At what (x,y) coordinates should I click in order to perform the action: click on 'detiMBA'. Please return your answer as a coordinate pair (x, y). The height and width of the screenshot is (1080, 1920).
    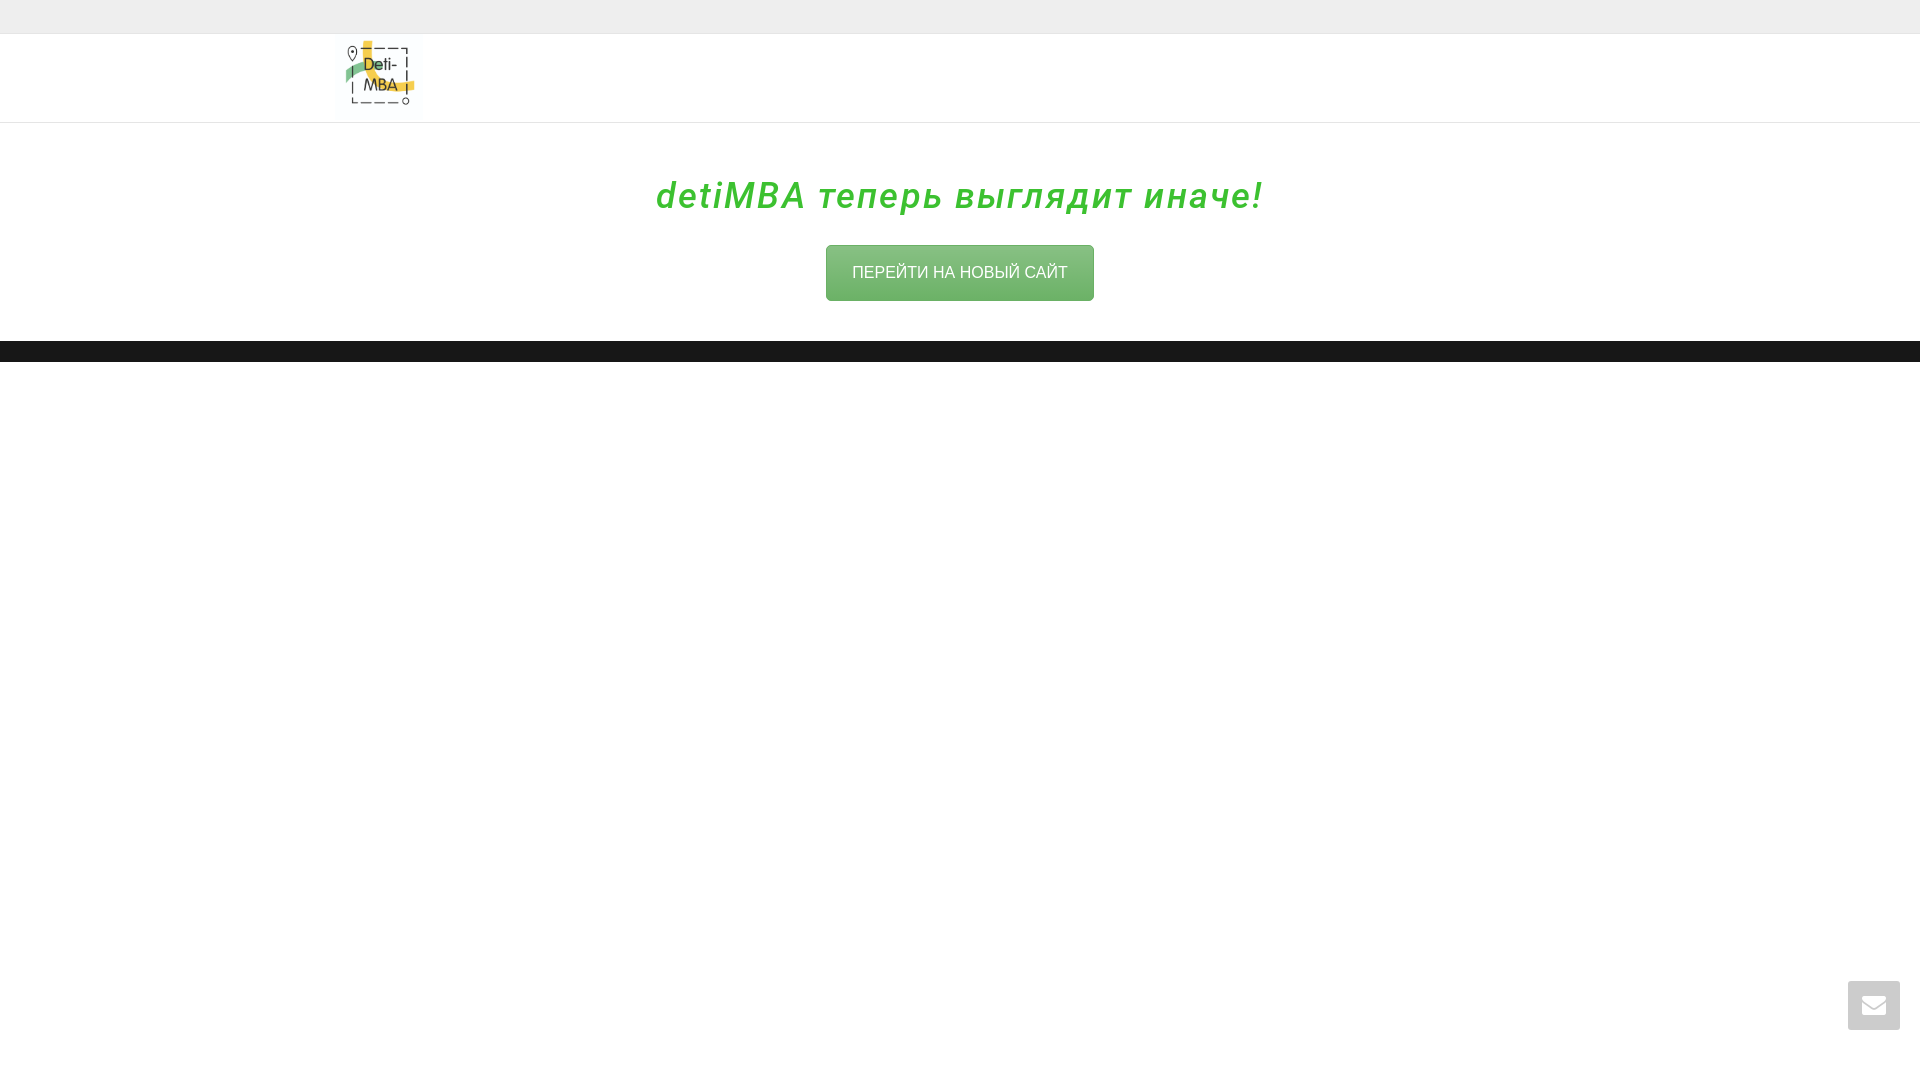
    Looking at the image, I should click on (379, 75).